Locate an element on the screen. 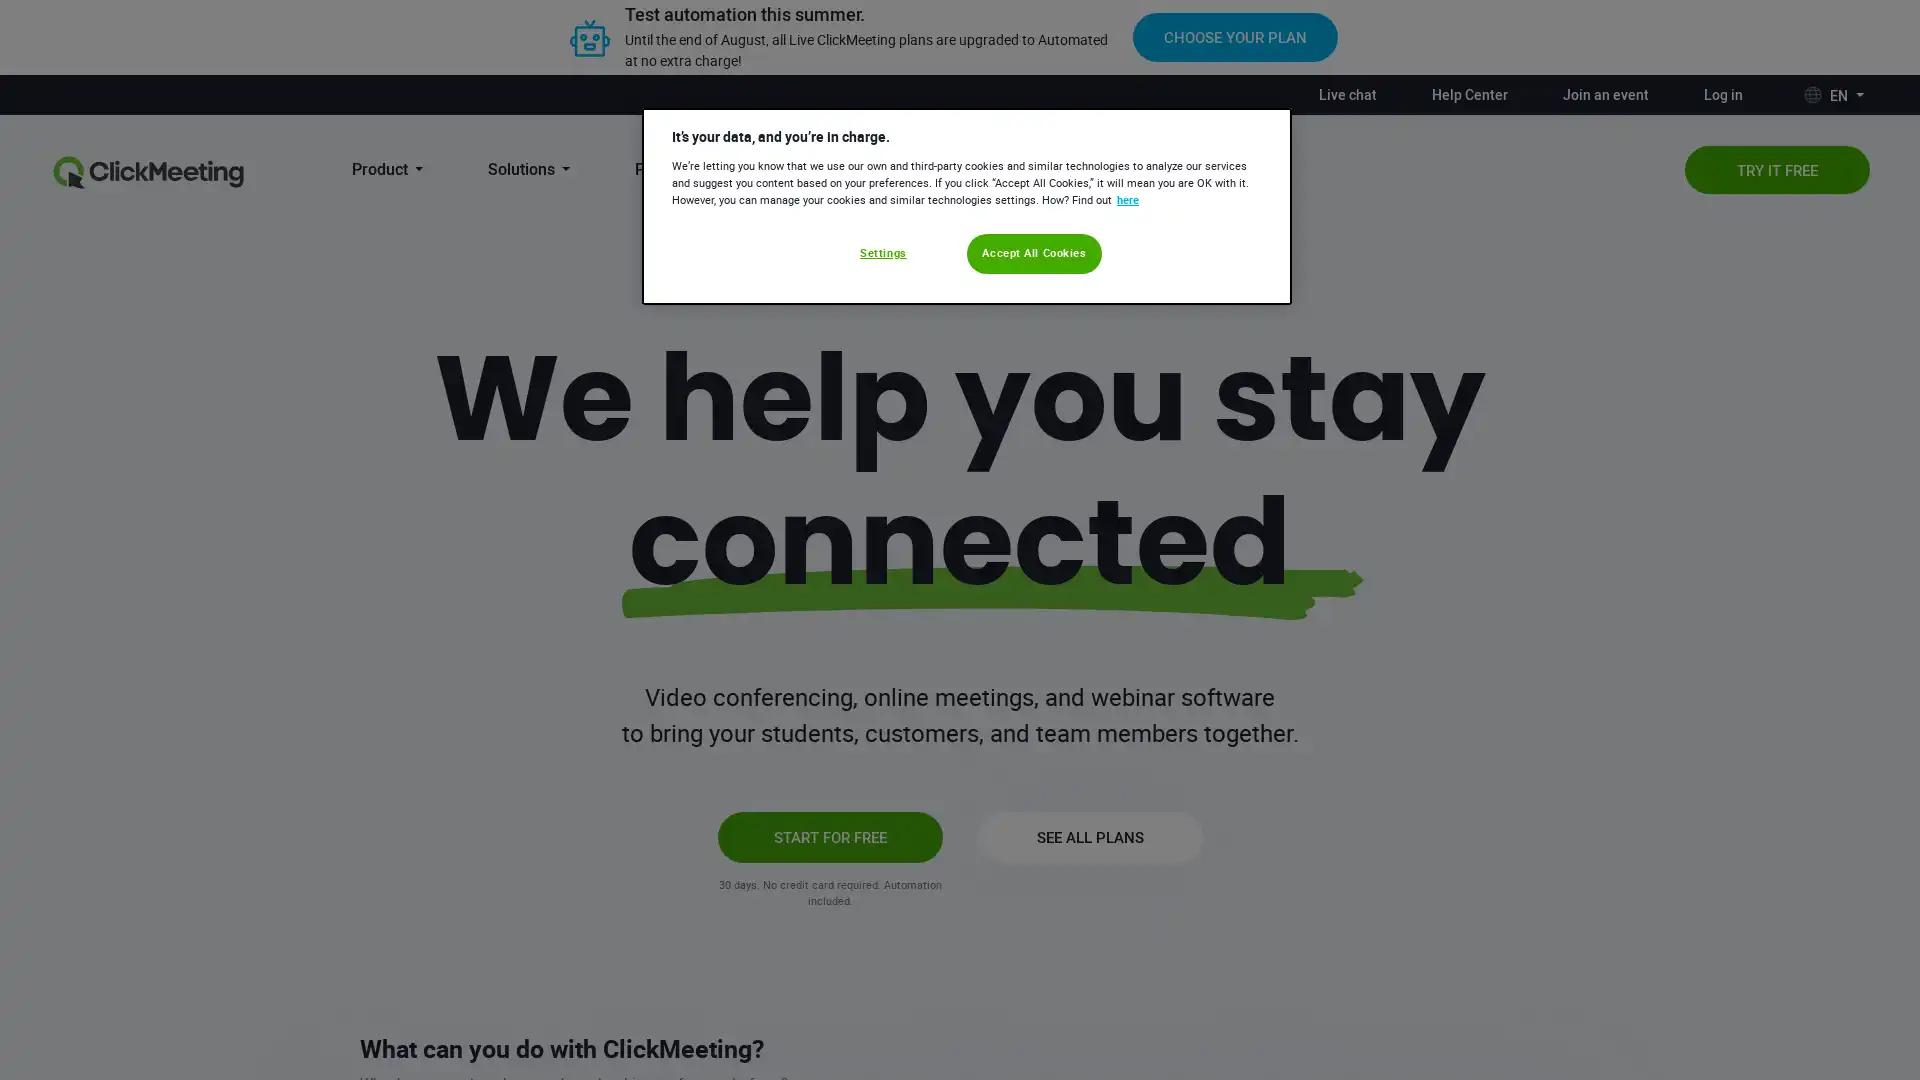  Accept All Cookies is located at coordinates (1034, 252).